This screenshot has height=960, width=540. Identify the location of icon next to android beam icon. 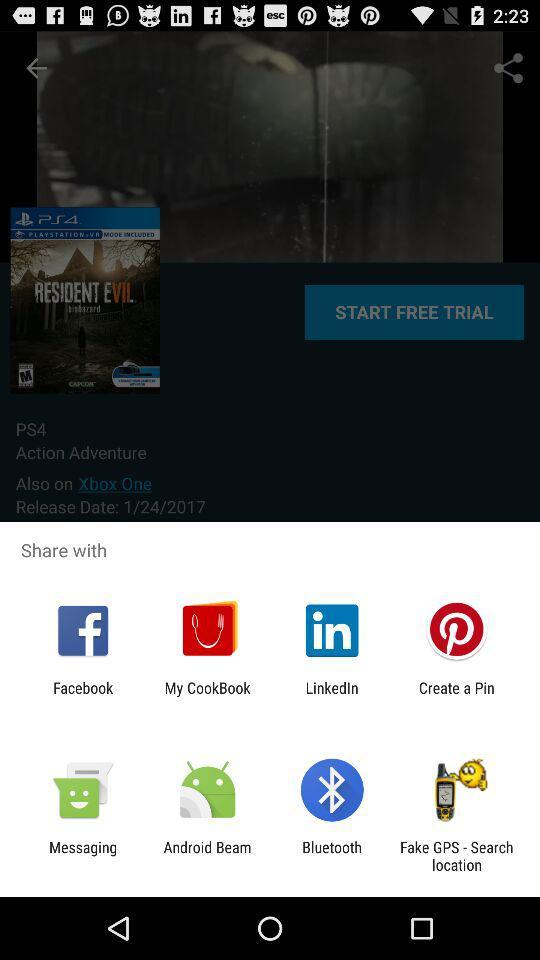
(332, 855).